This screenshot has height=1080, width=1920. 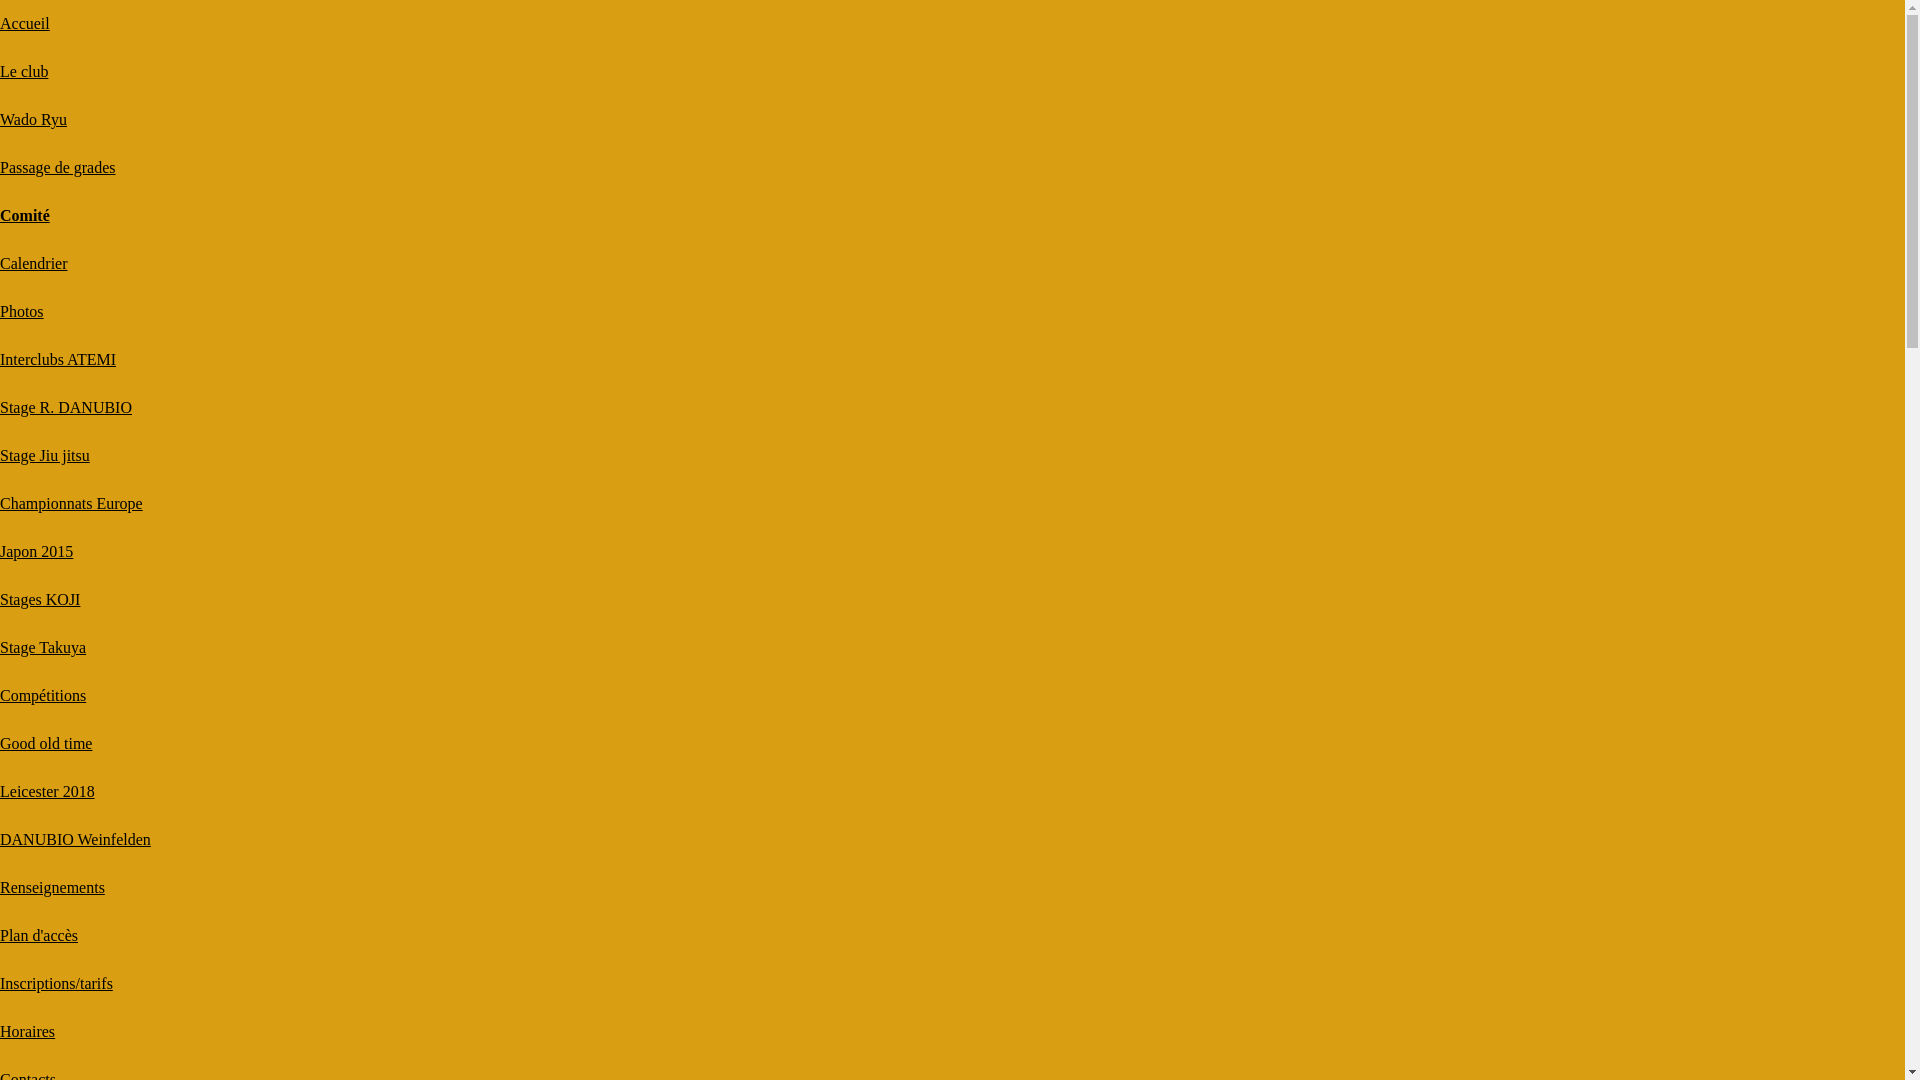 What do you see at coordinates (24, 23) in the screenshot?
I see `'Accueil'` at bounding box center [24, 23].